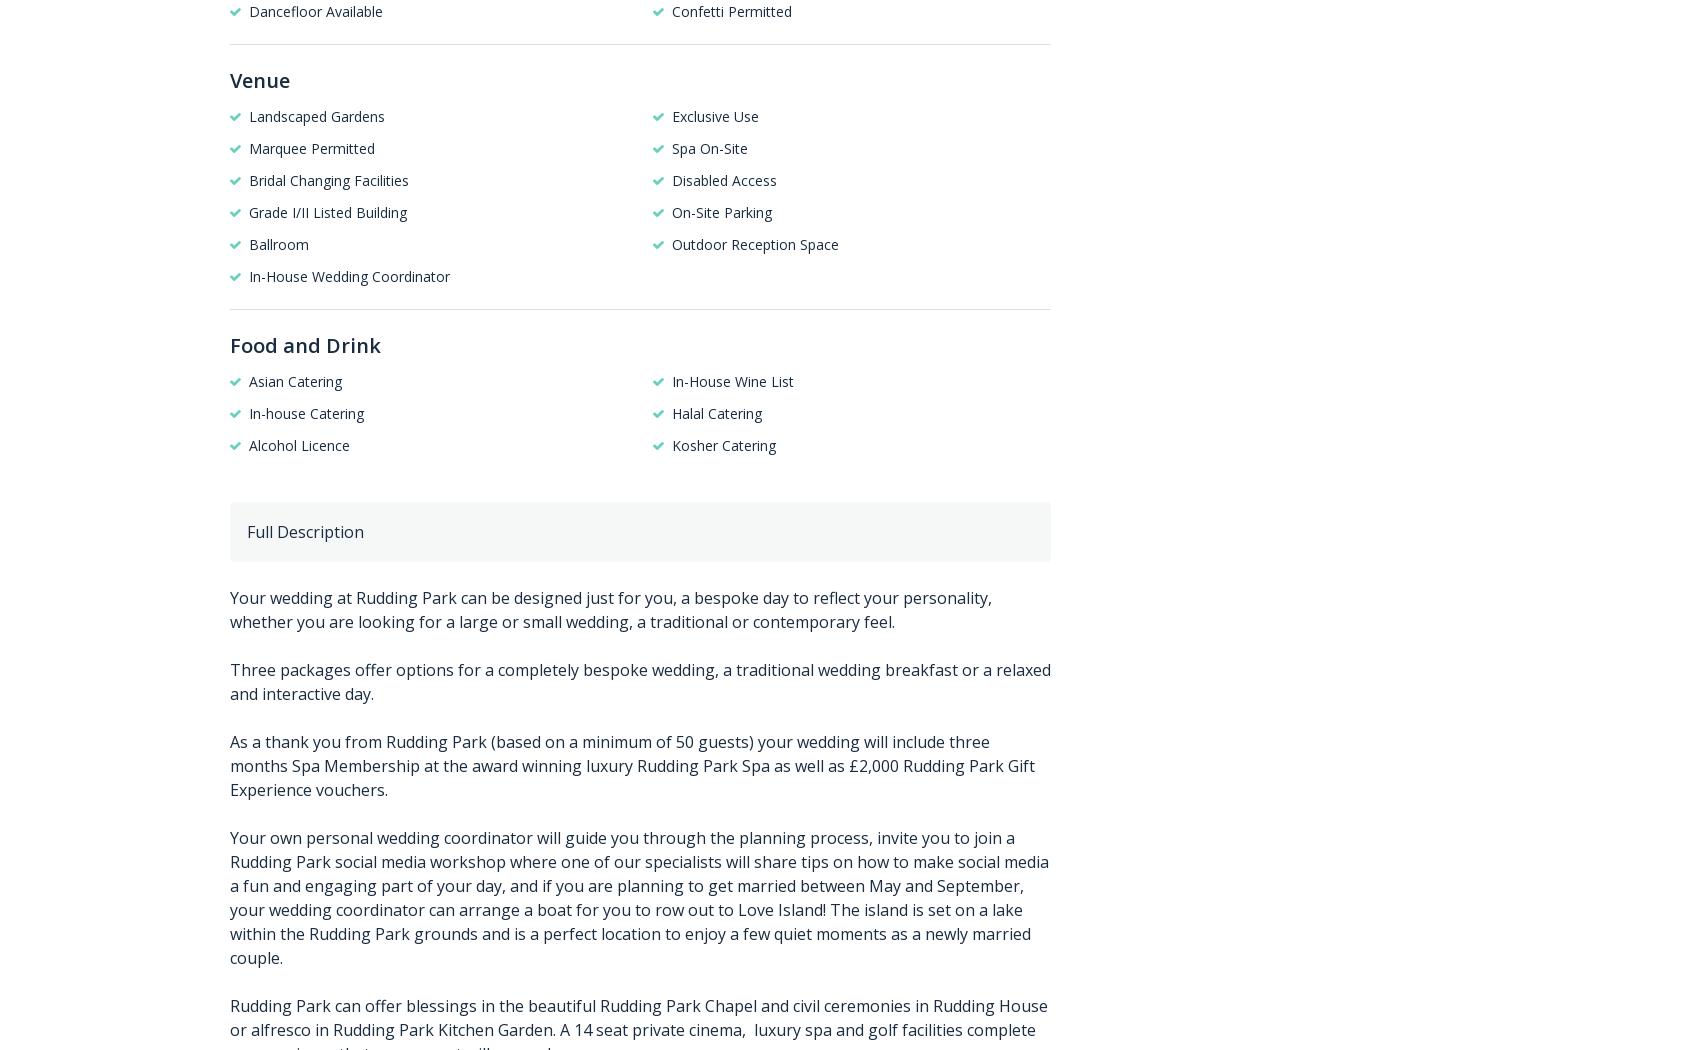 The height and width of the screenshot is (1050, 1700). What do you see at coordinates (732, 380) in the screenshot?
I see `'In-House Wine List'` at bounding box center [732, 380].